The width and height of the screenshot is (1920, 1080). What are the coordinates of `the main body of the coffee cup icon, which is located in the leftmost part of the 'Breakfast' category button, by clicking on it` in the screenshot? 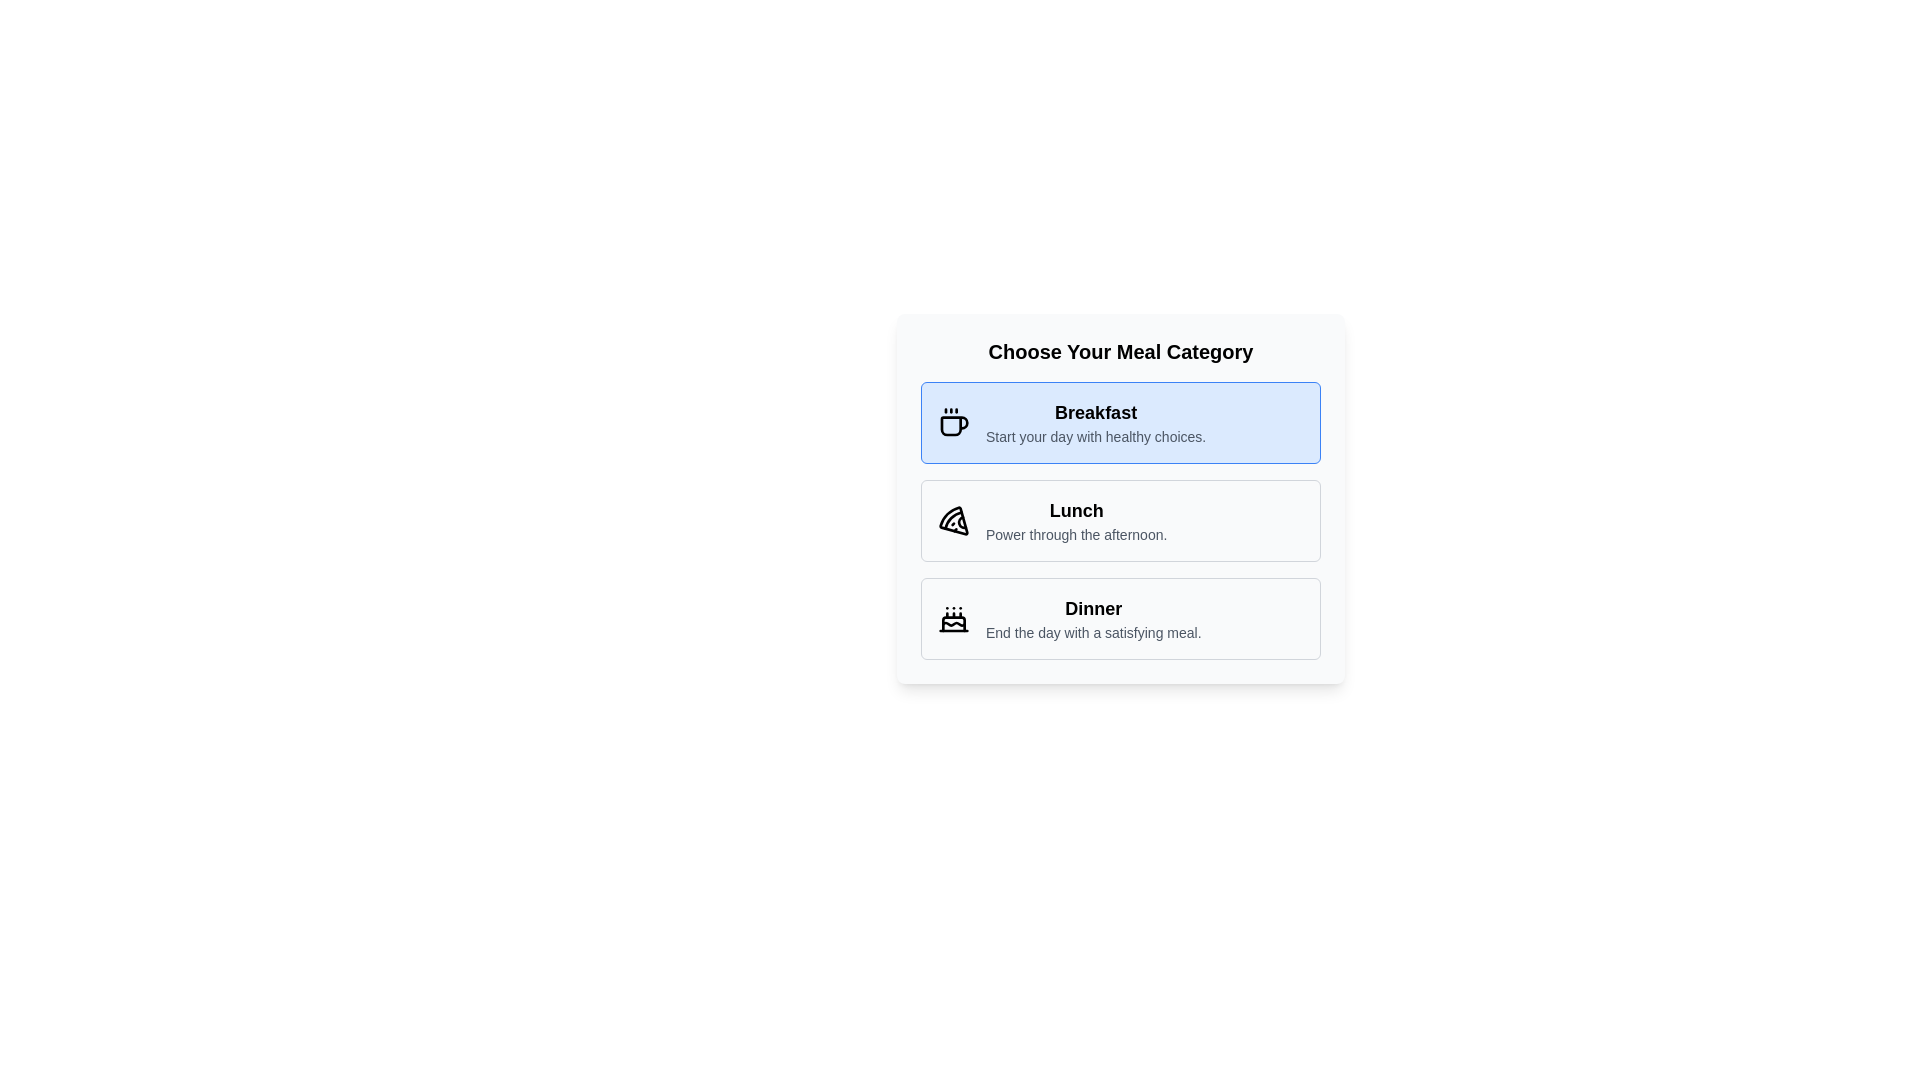 It's located at (953, 425).